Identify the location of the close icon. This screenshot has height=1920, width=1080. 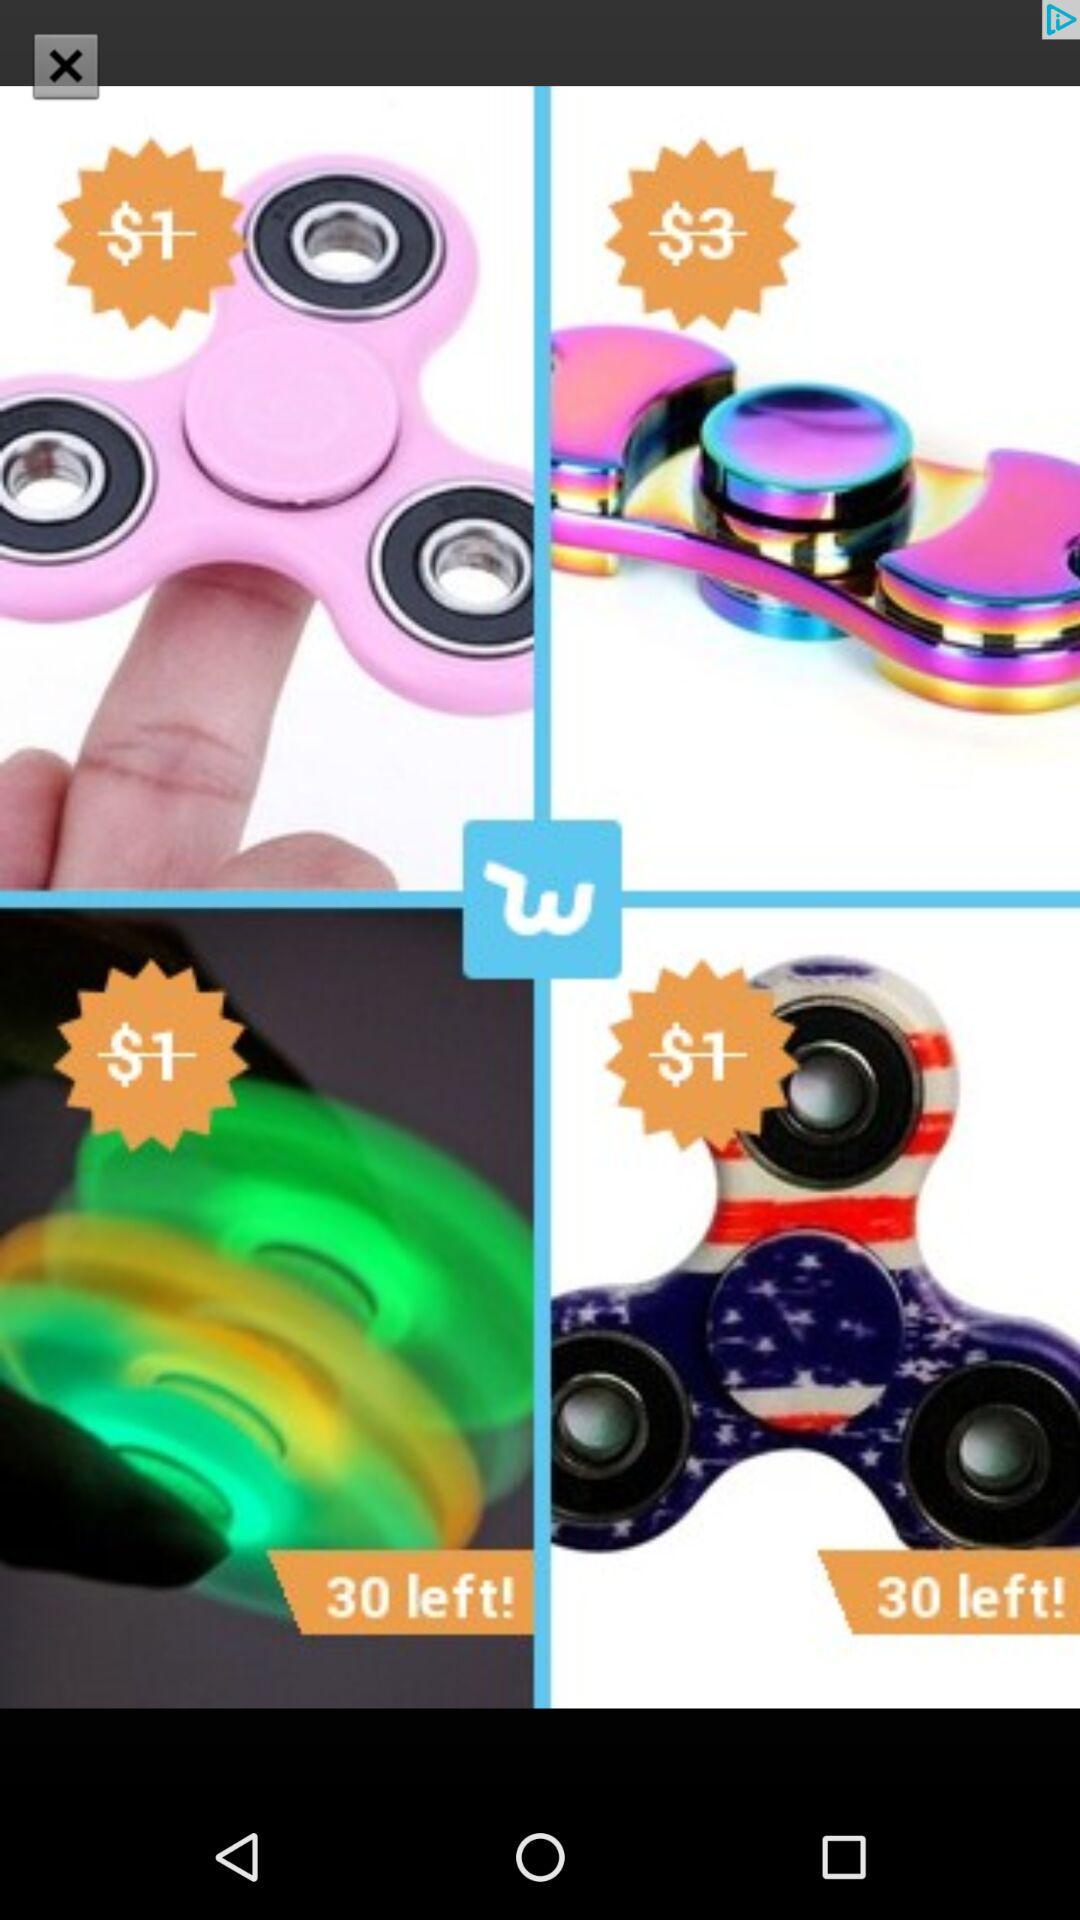
(64, 70).